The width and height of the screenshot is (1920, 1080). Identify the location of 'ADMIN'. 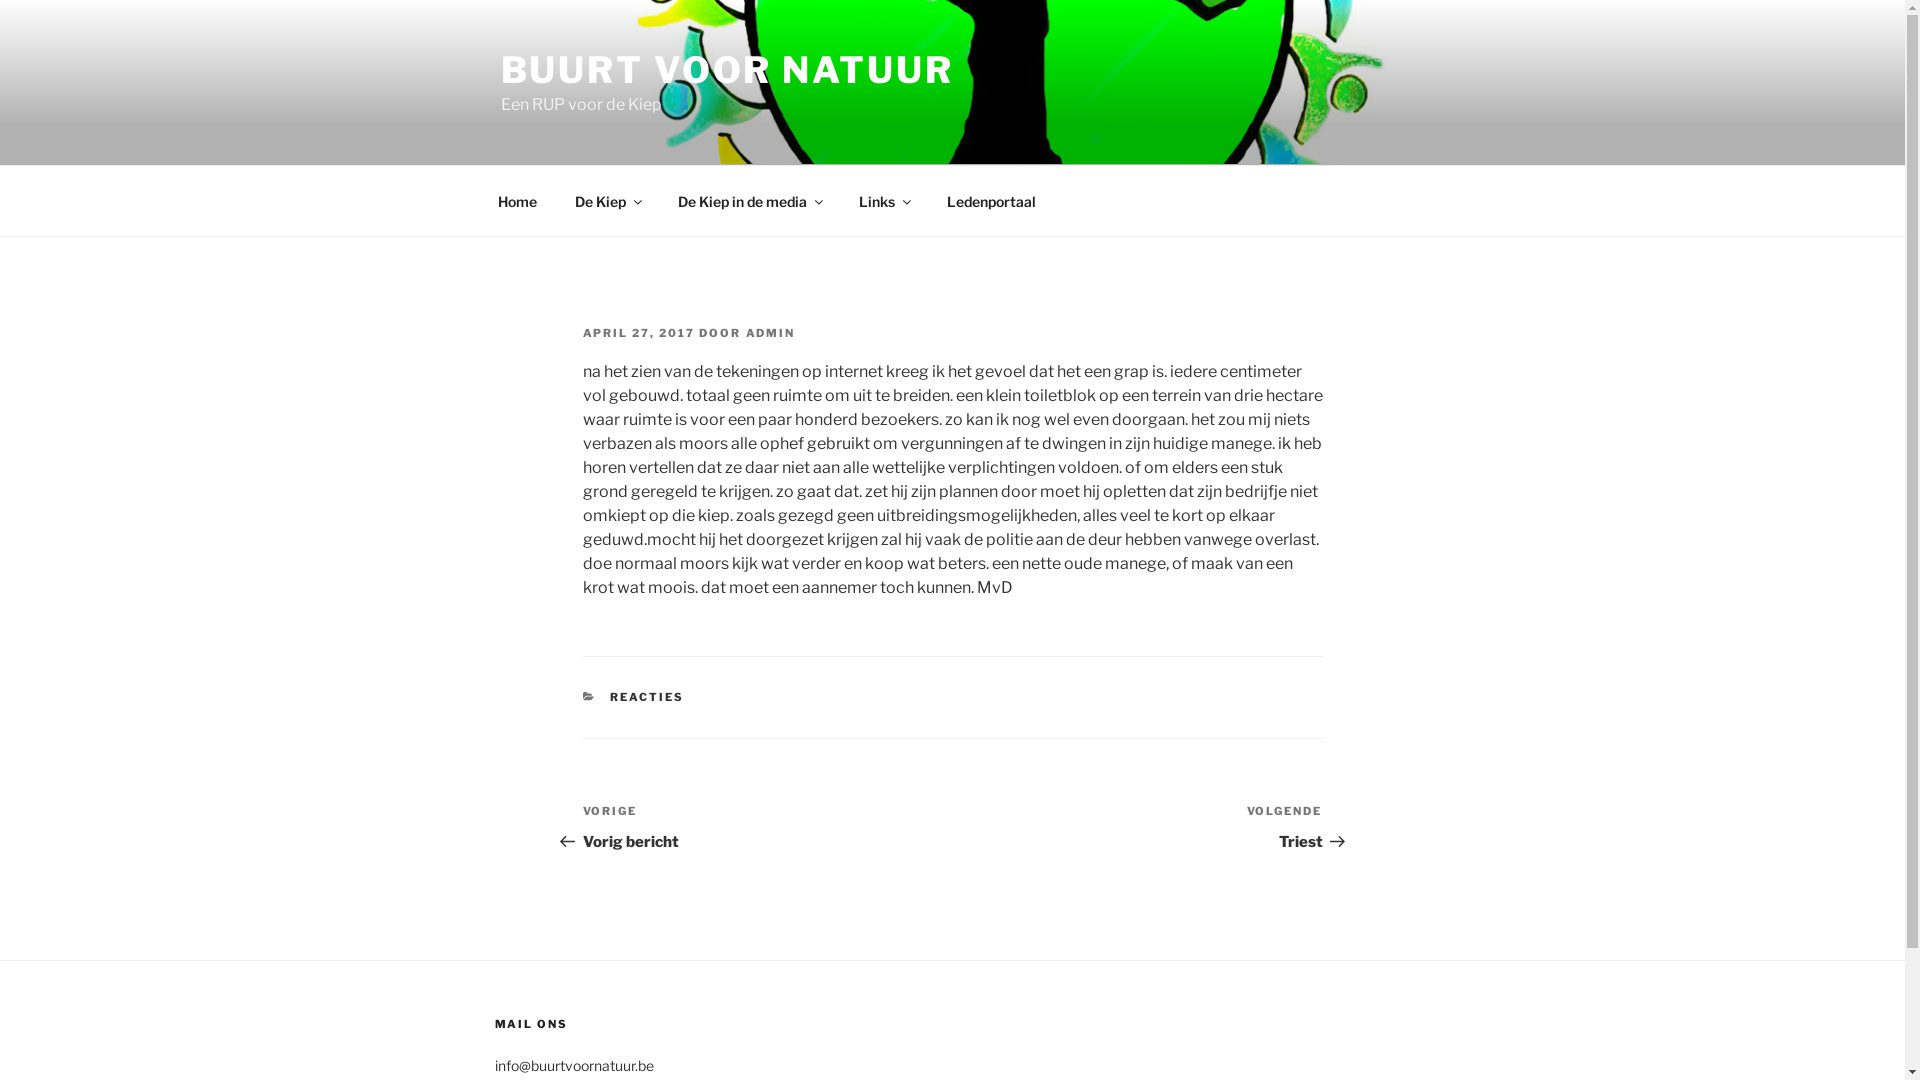
(744, 331).